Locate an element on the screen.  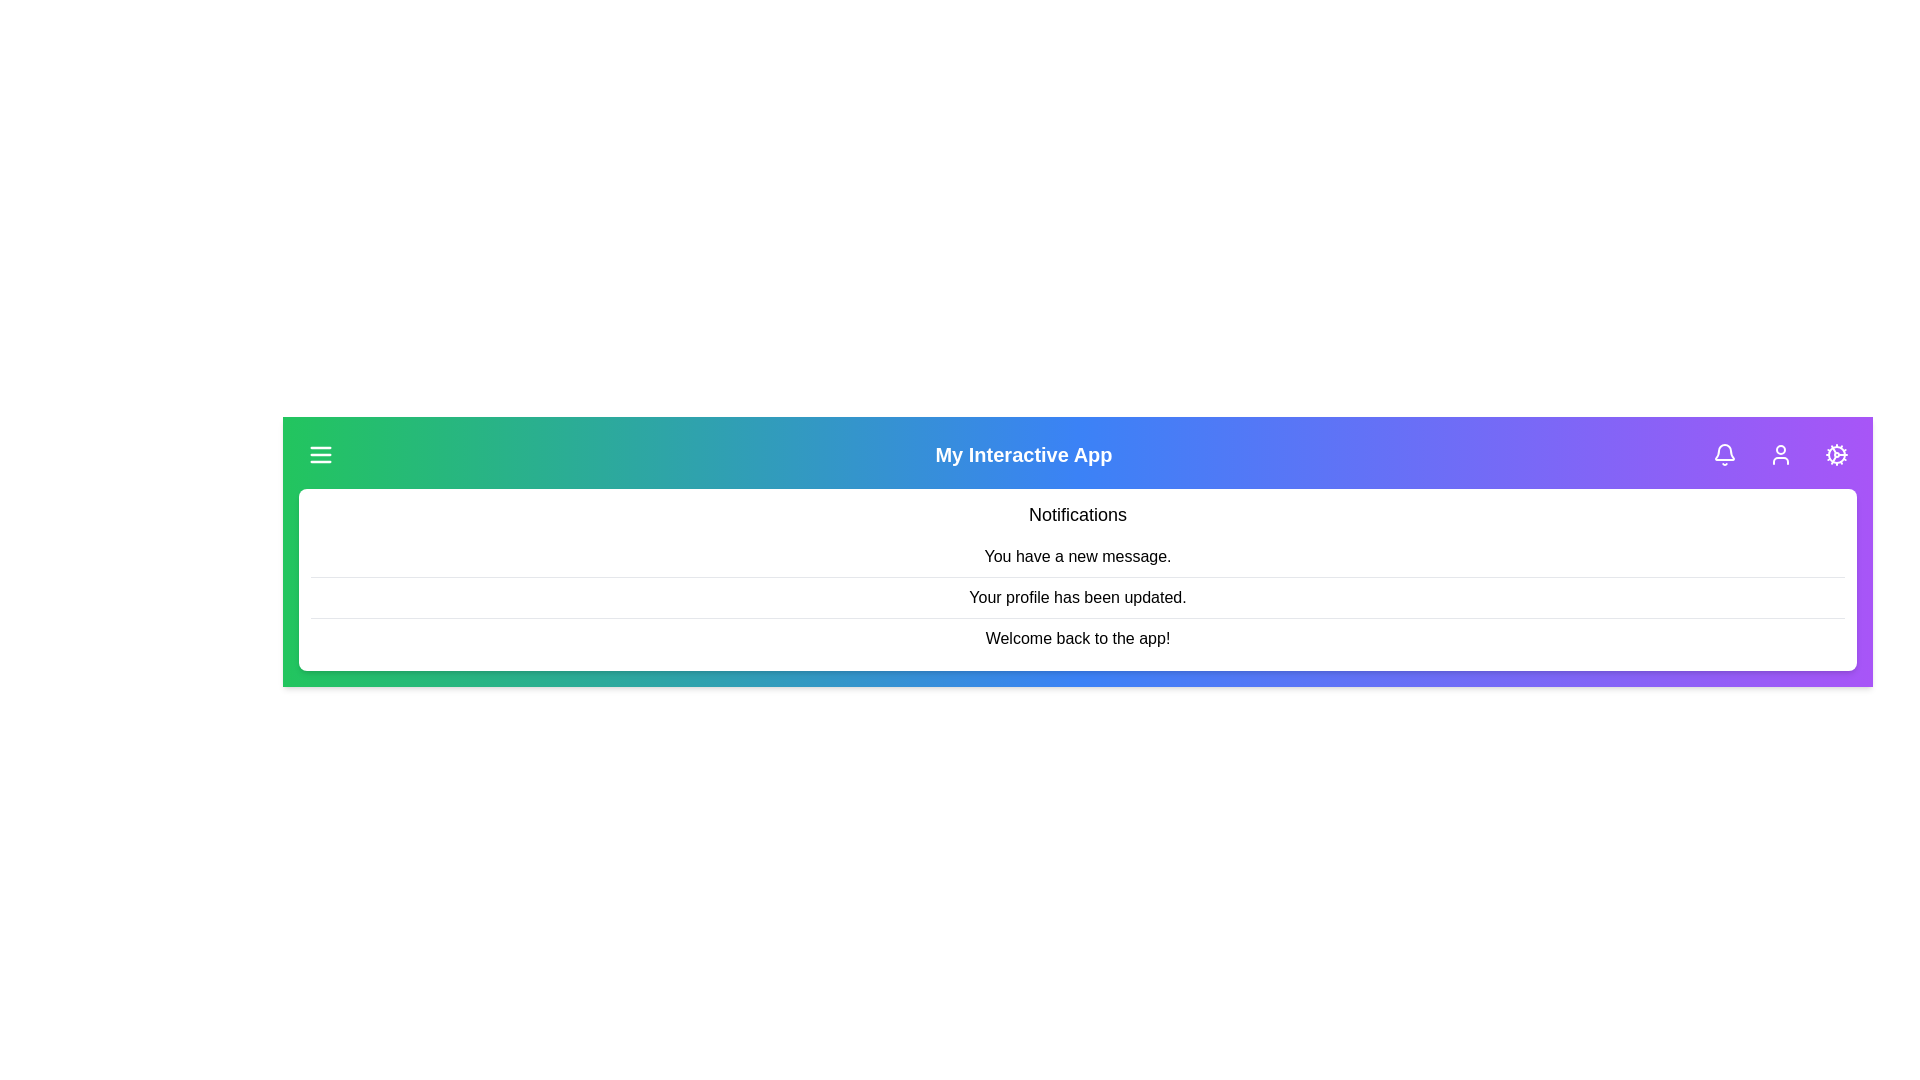
the cog button to access the settings is located at coordinates (1837, 455).